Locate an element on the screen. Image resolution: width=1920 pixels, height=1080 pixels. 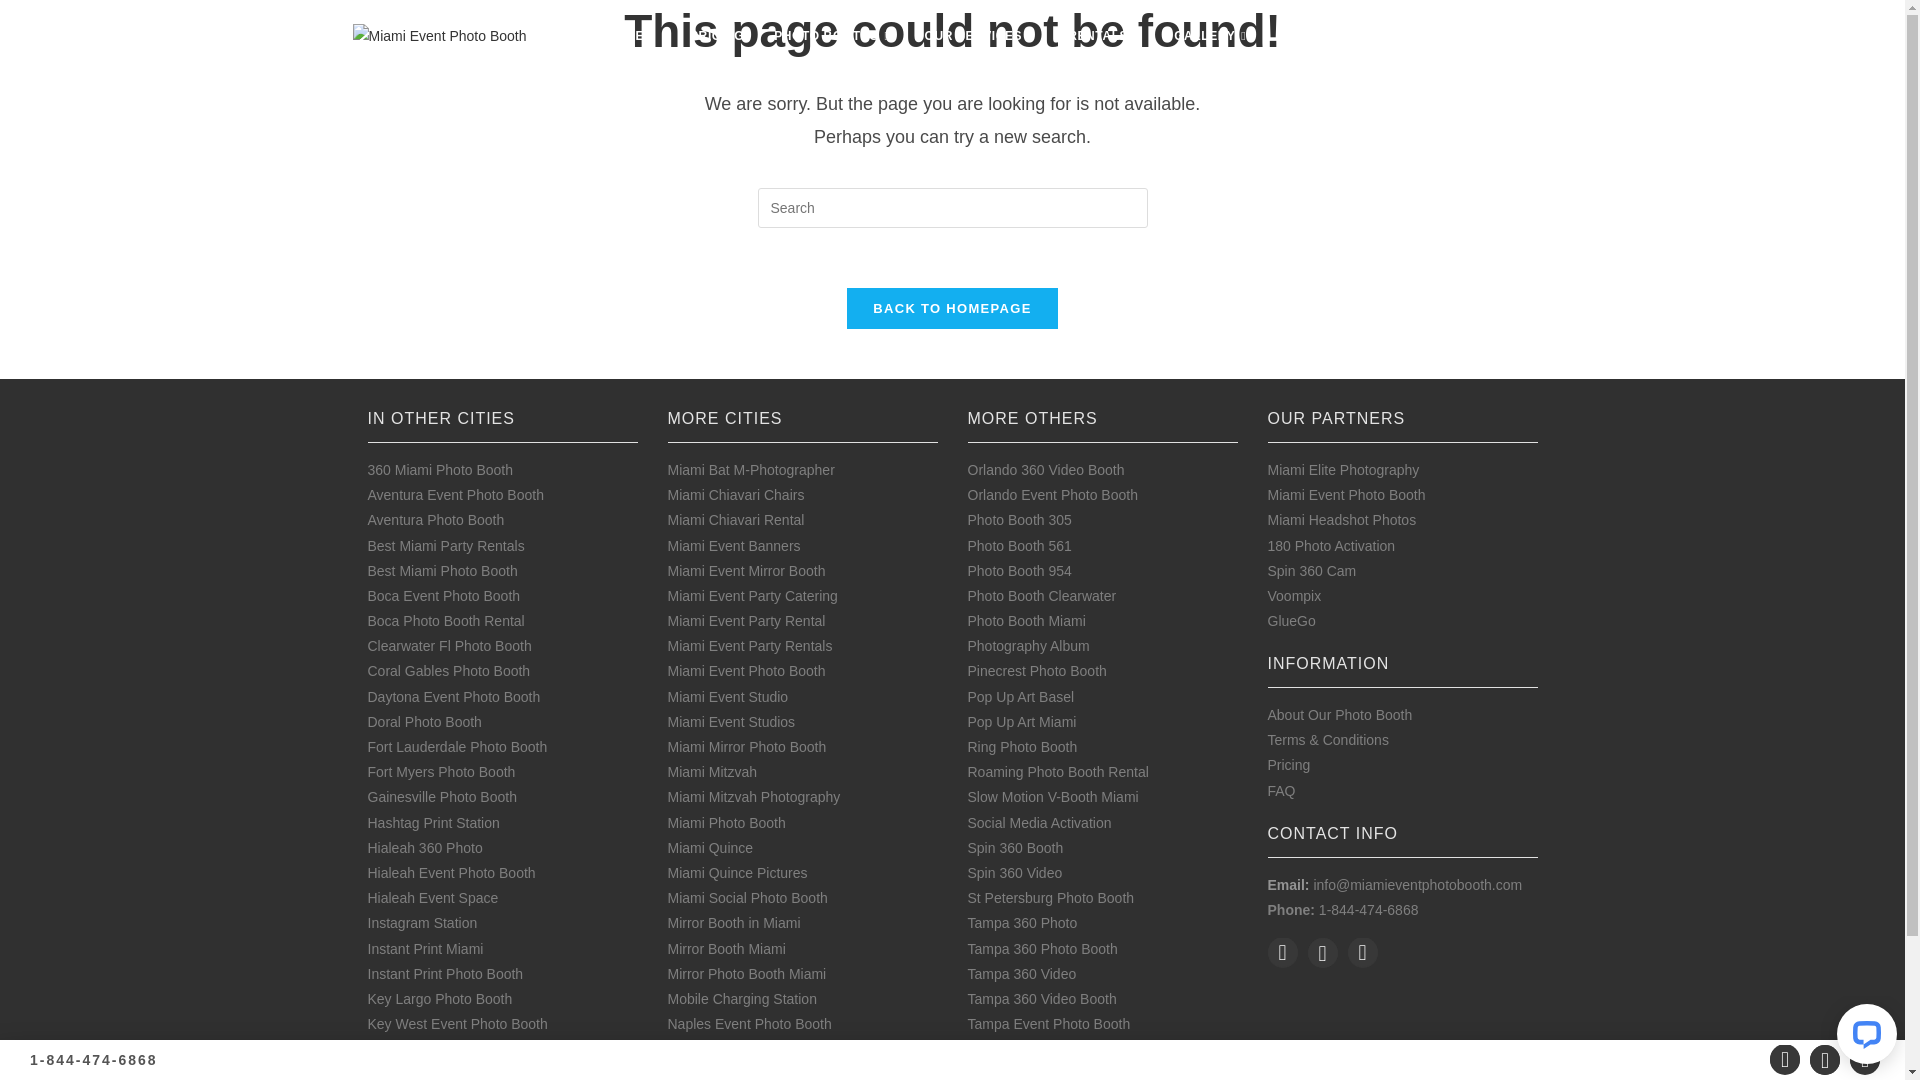
'Pricing' is located at coordinates (1289, 764).